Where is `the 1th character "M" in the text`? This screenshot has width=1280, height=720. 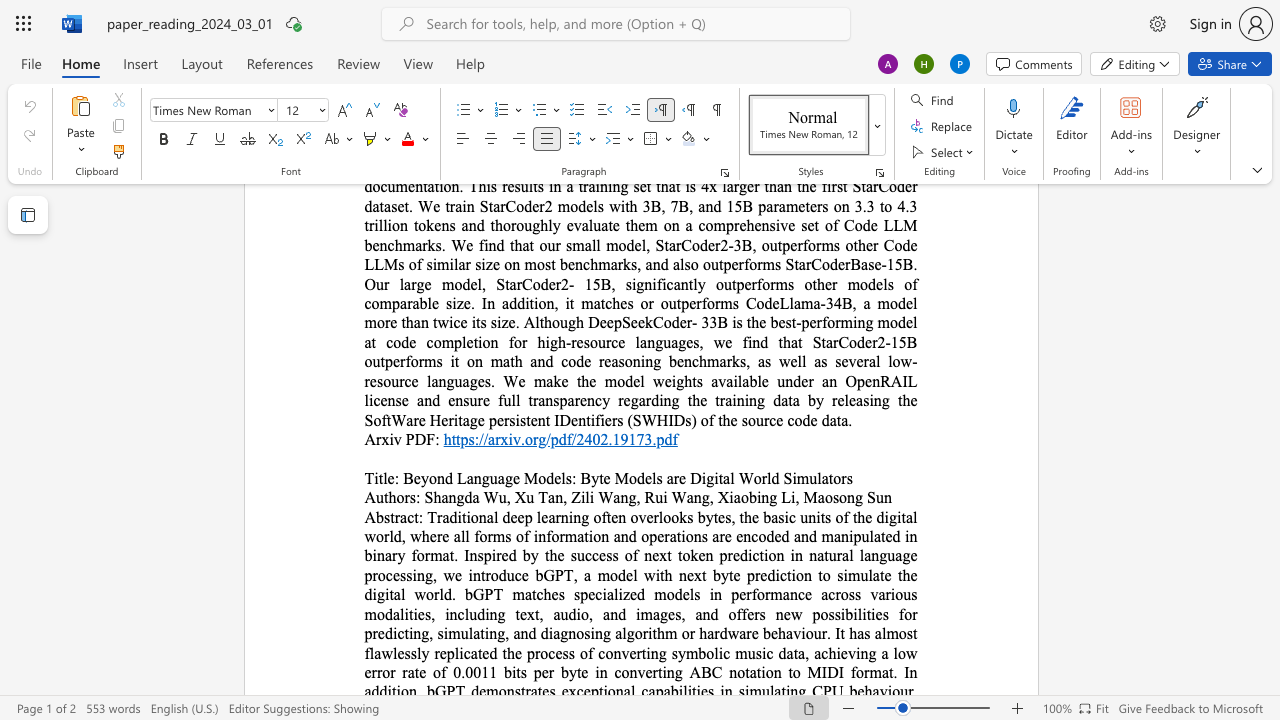 the 1th character "M" in the text is located at coordinates (531, 478).